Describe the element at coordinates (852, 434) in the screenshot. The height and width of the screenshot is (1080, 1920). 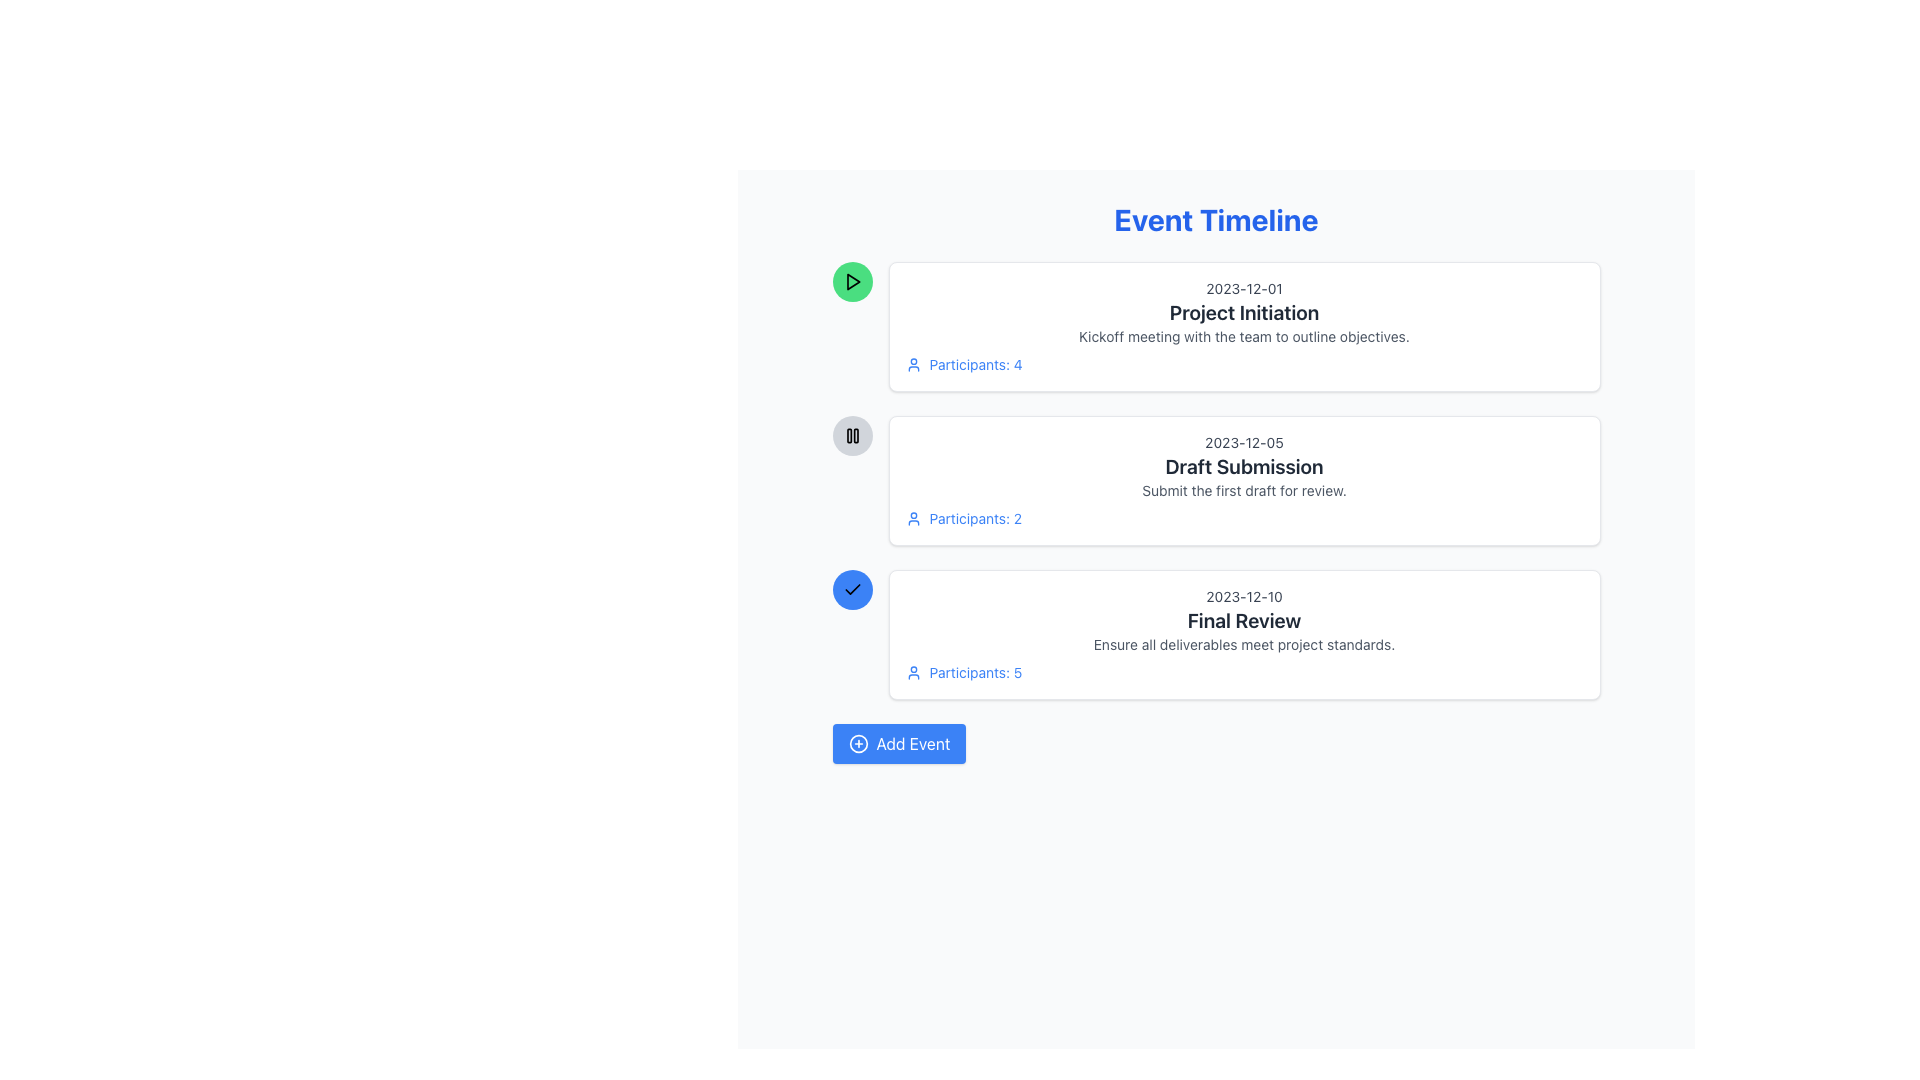
I see `the icon indicating the 'Draft Submission' event, which is located to the left of the 'Draft Submission' event in the list of events and vertically aligned with its textual content` at that location.